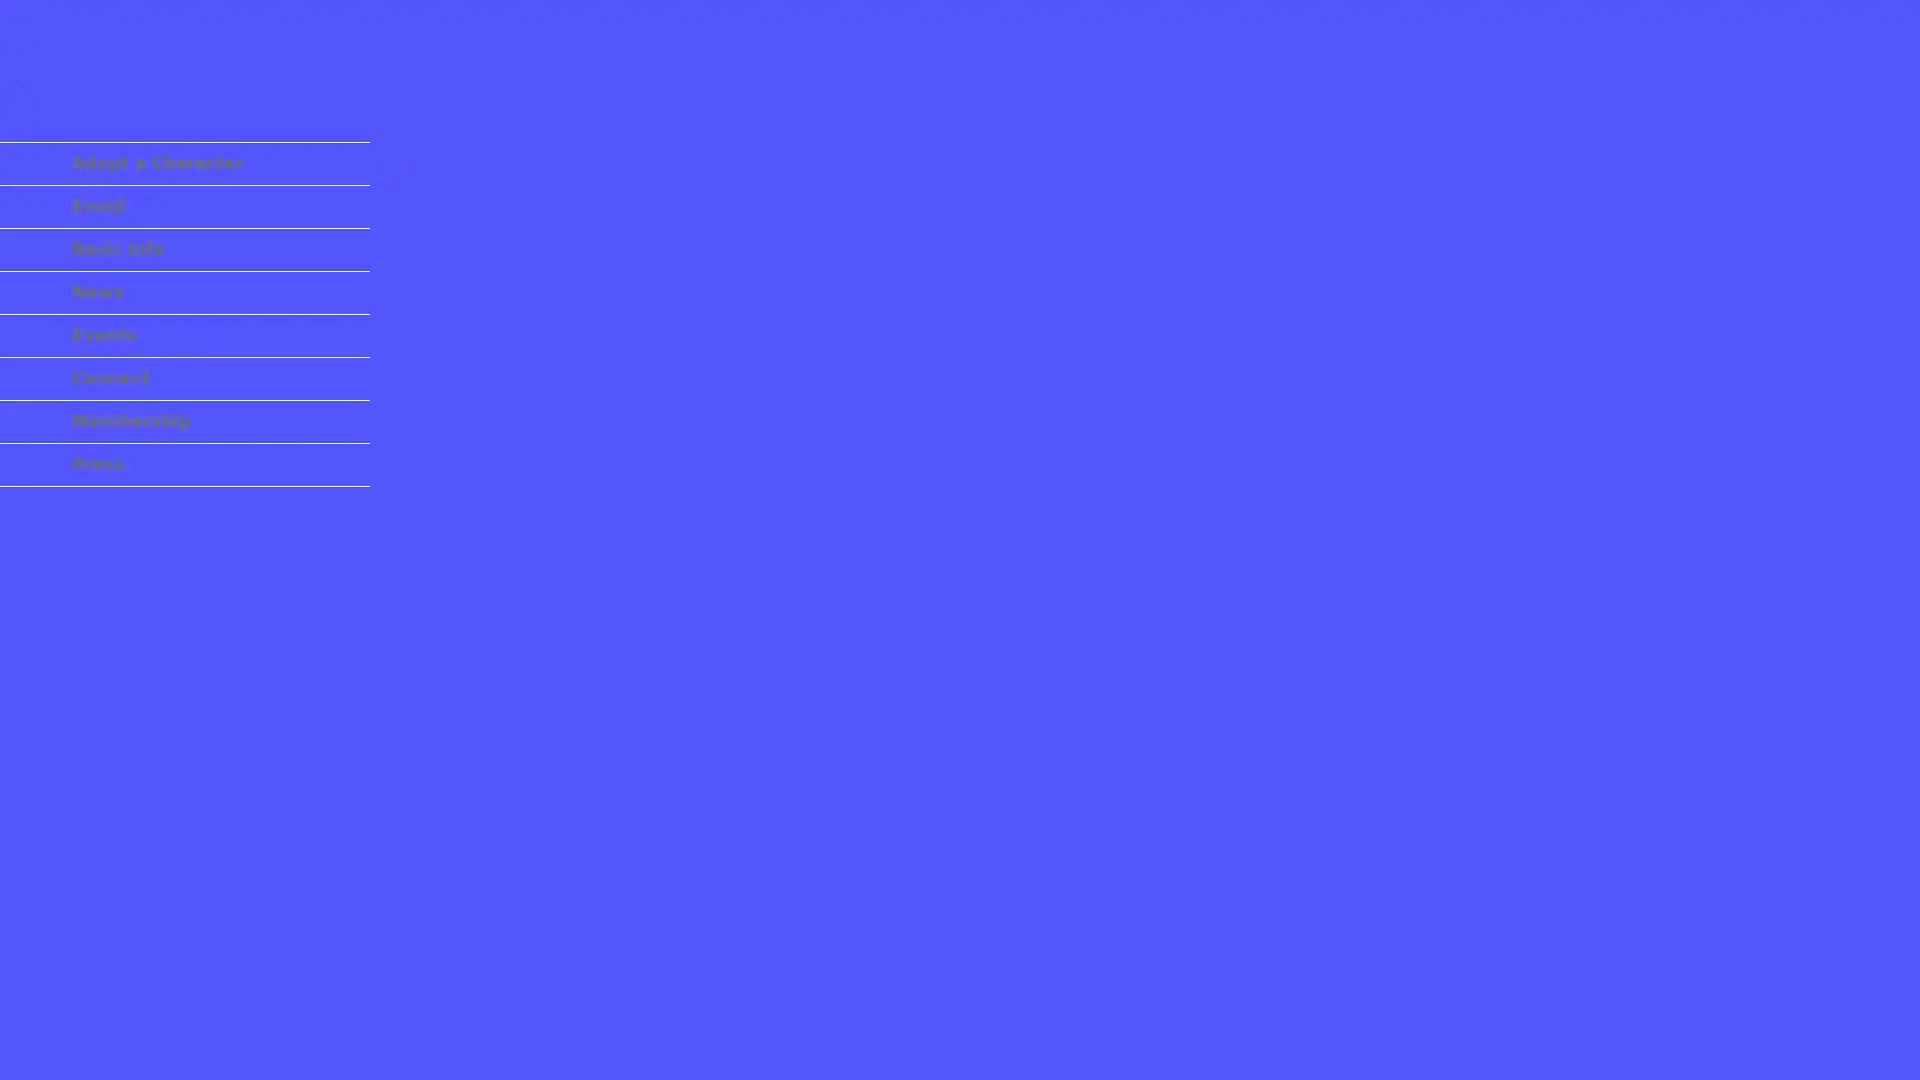 This screenshot has width=1920, height=1080. I want to click on U+3003, so click(908, 543).